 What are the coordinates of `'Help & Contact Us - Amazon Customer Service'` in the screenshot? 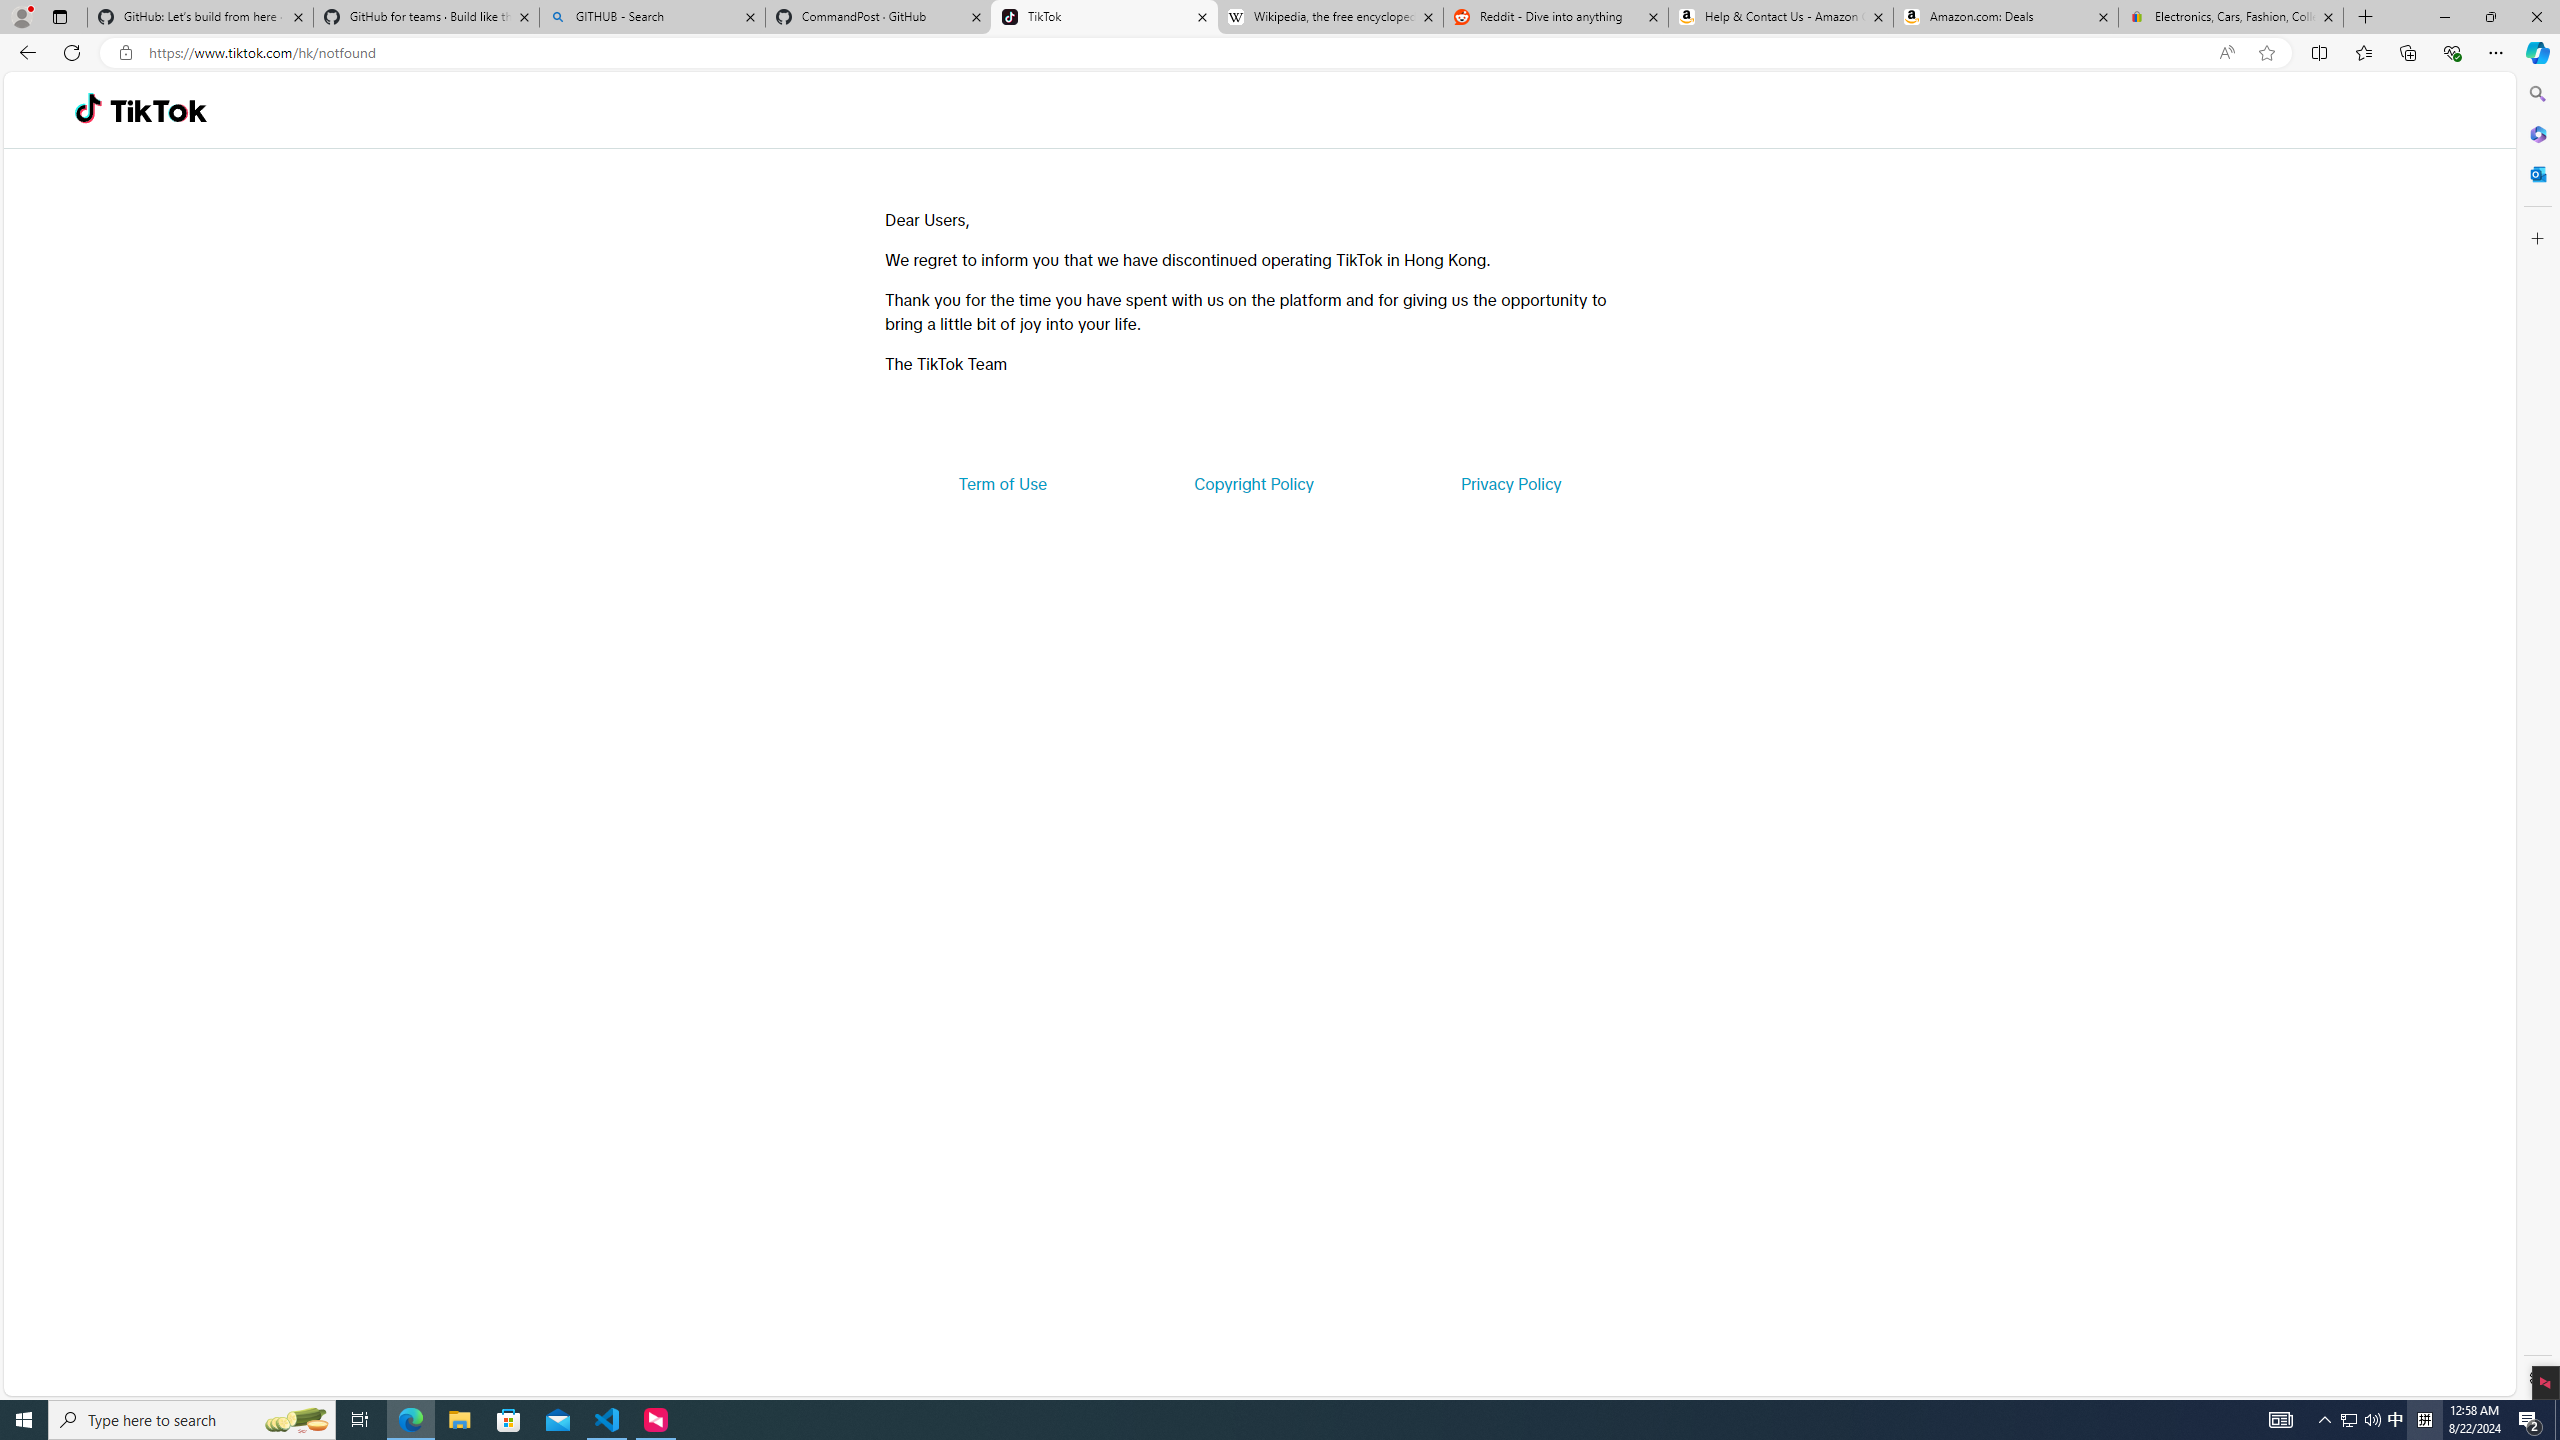 It's located at (1780, 16).